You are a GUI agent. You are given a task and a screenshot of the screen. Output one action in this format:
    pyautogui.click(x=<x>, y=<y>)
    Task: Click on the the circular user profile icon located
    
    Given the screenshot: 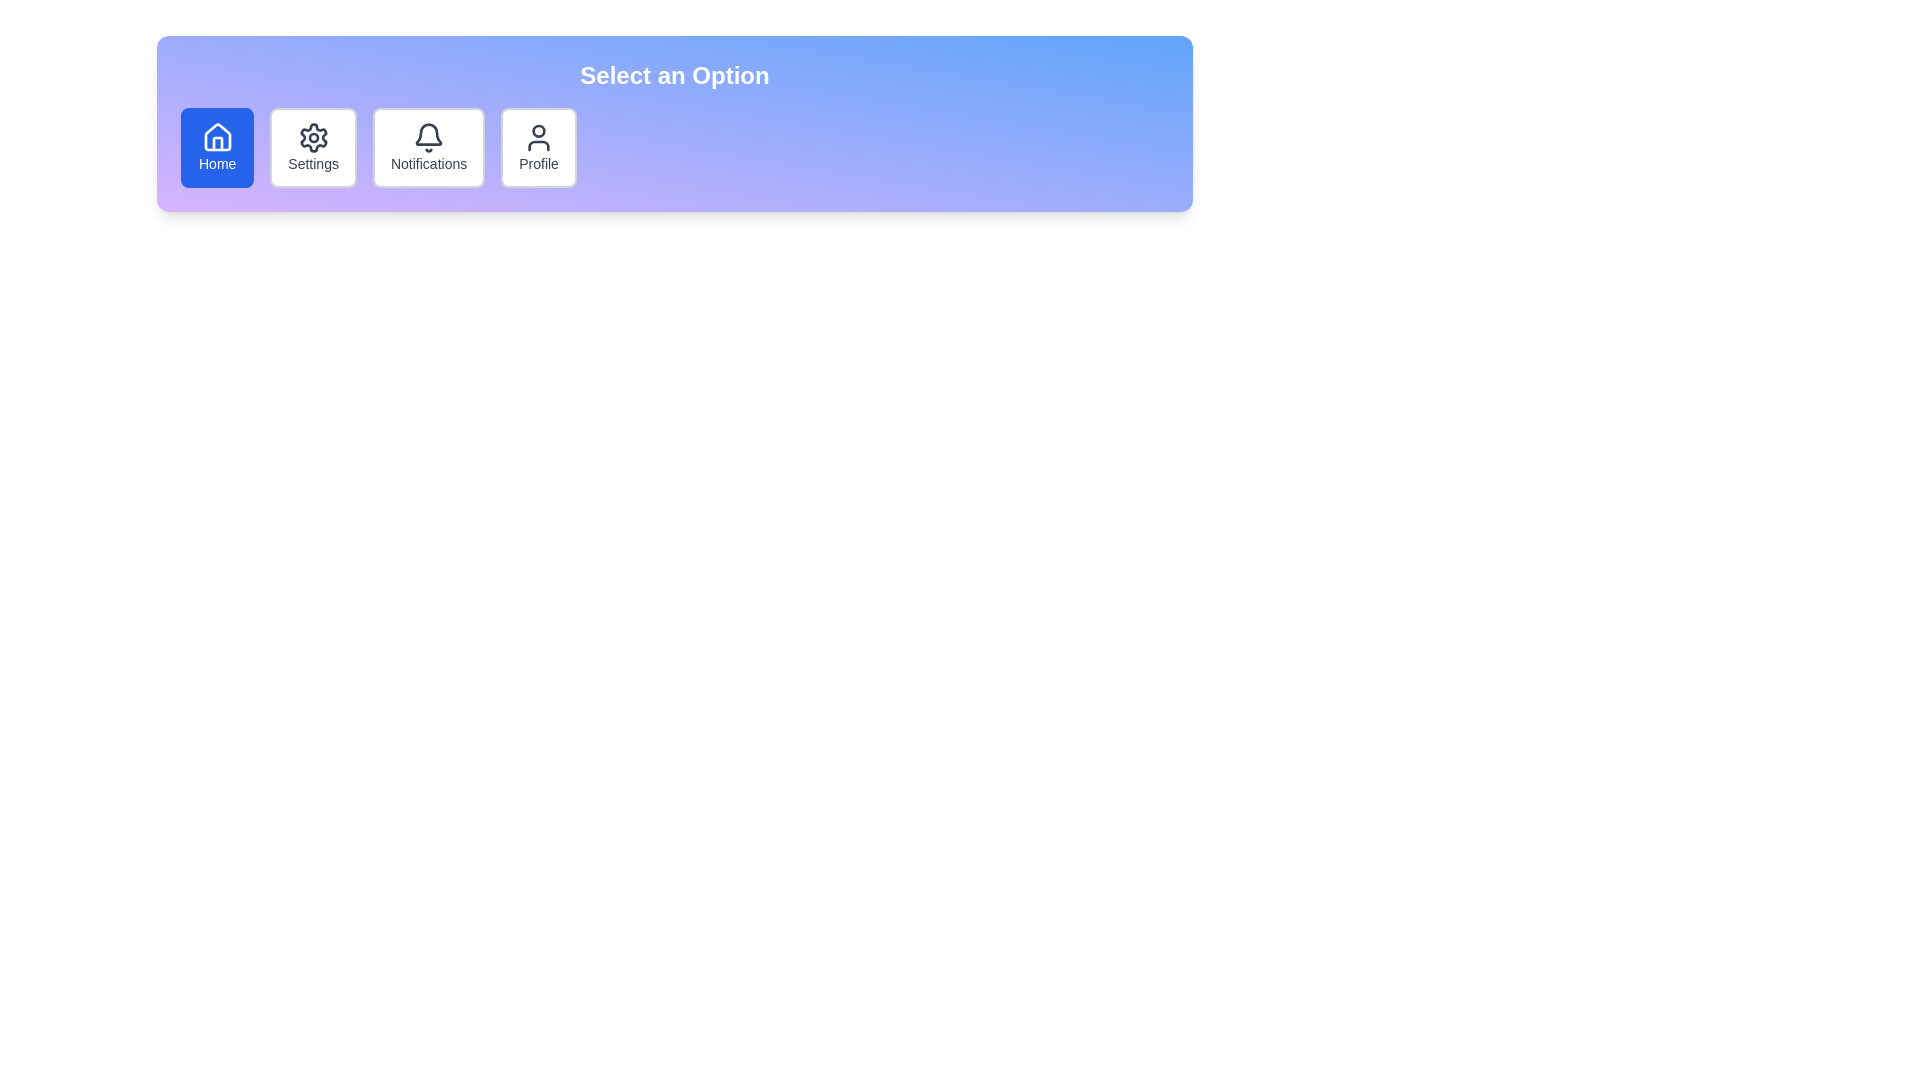 What is the action you would take?
    pyautogui.click(x=539, y=137)
    